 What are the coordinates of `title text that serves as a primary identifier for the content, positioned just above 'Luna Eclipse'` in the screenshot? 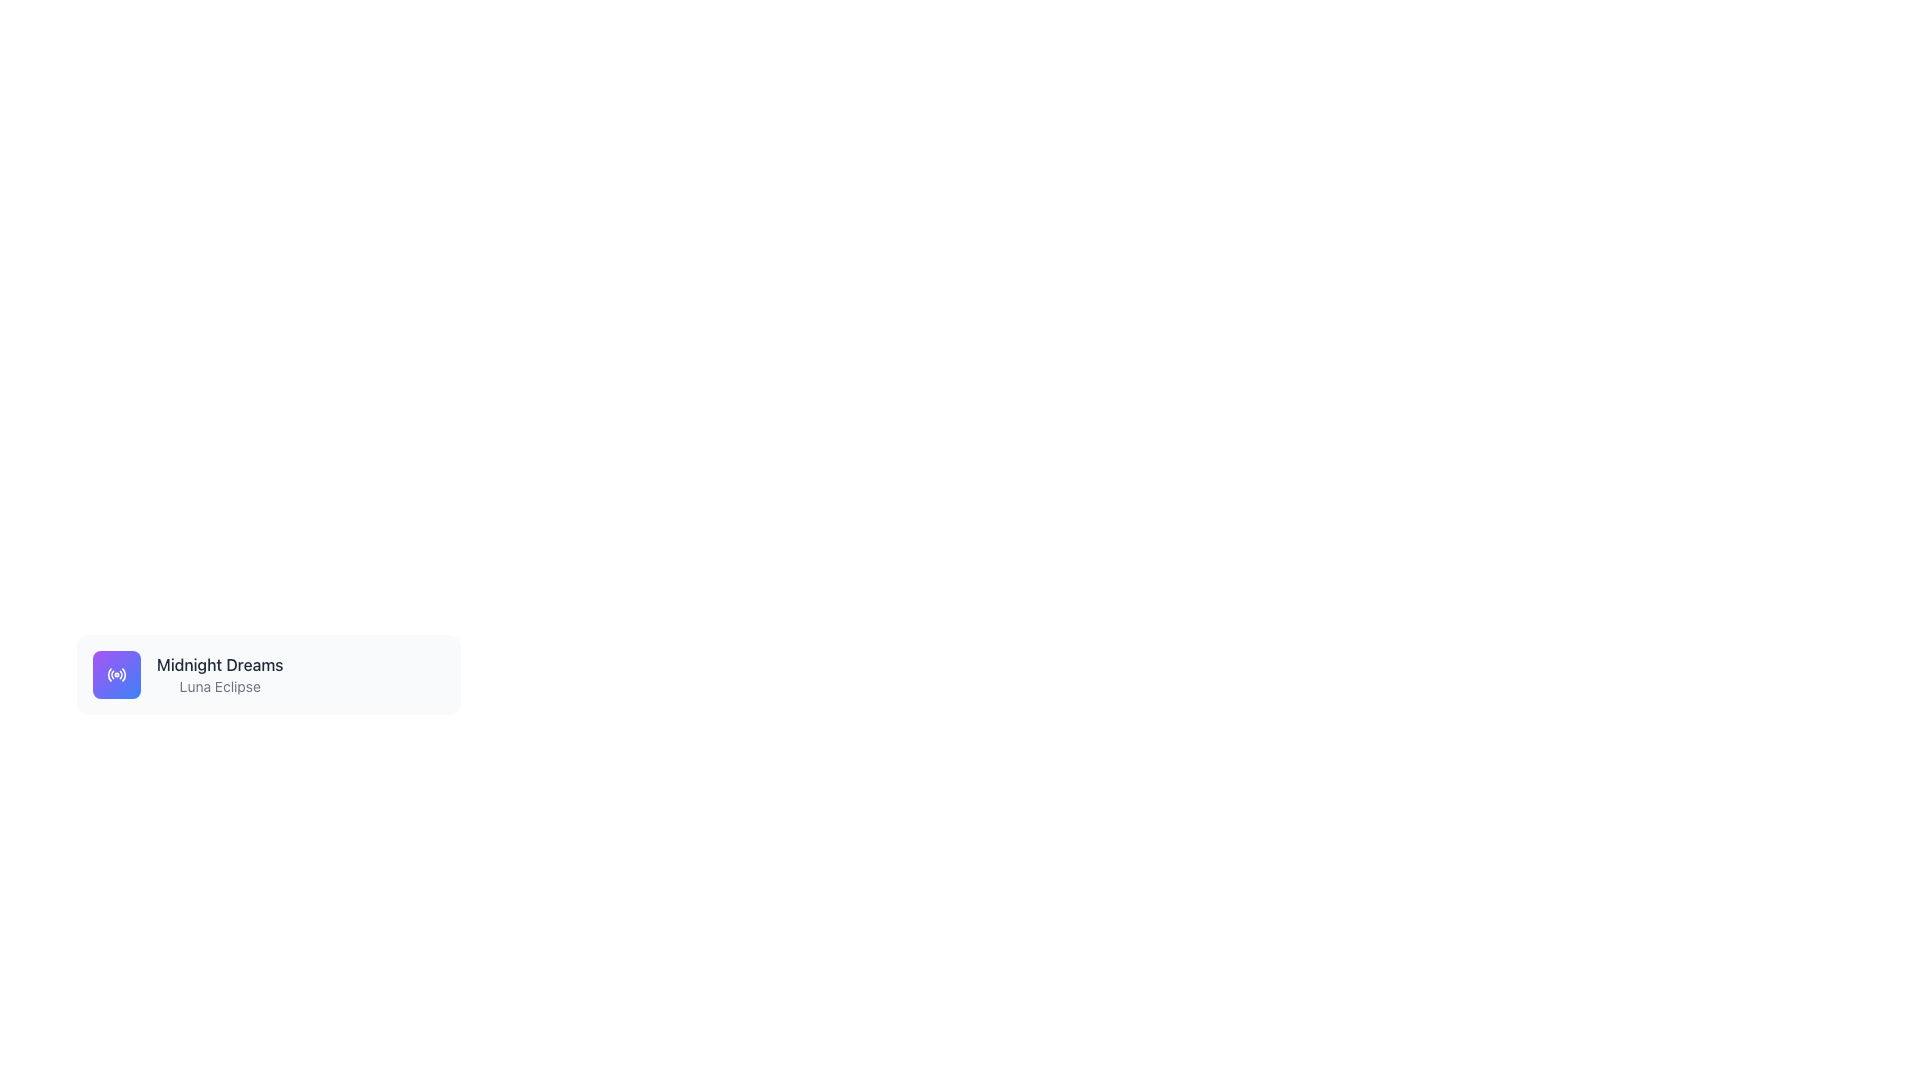 It's located at (220, 664).